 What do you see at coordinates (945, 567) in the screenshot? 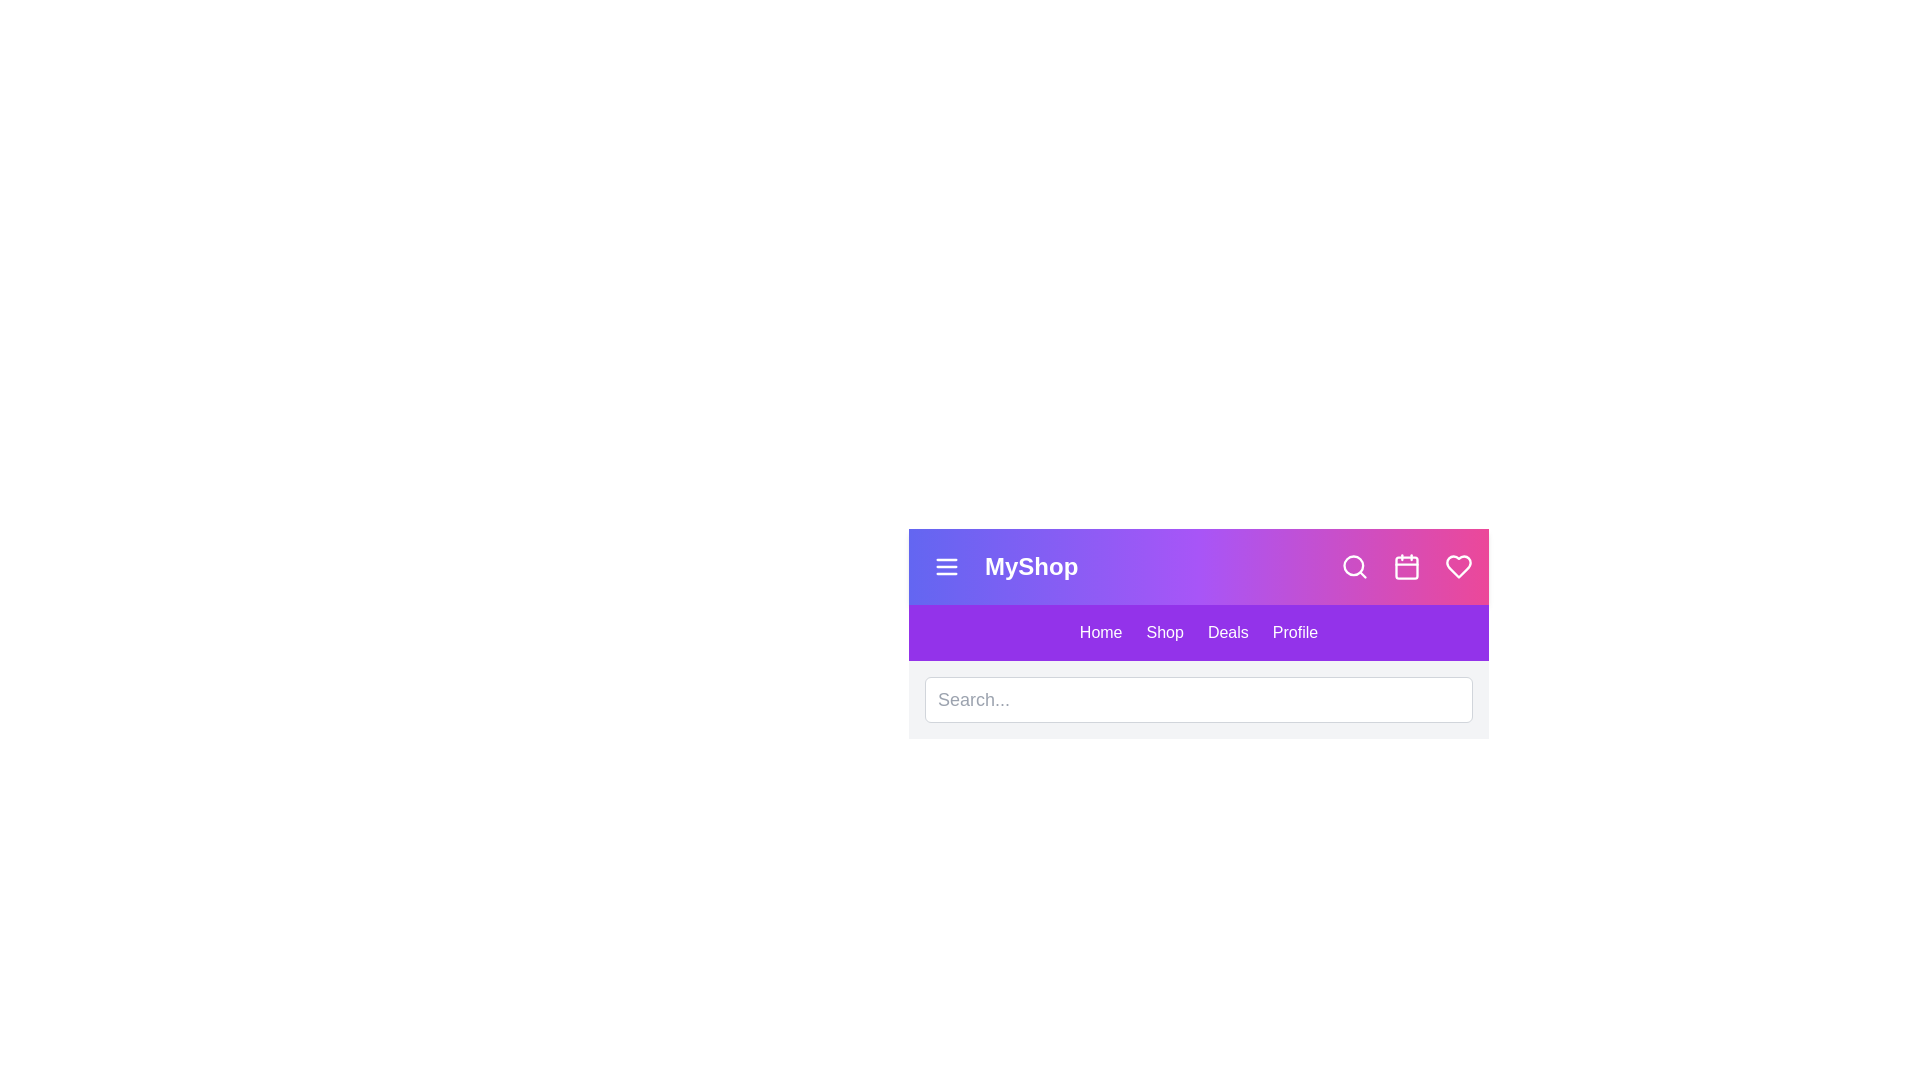
I see `the menu button to toggle the menu visibility` at bounding box center [945, 567].